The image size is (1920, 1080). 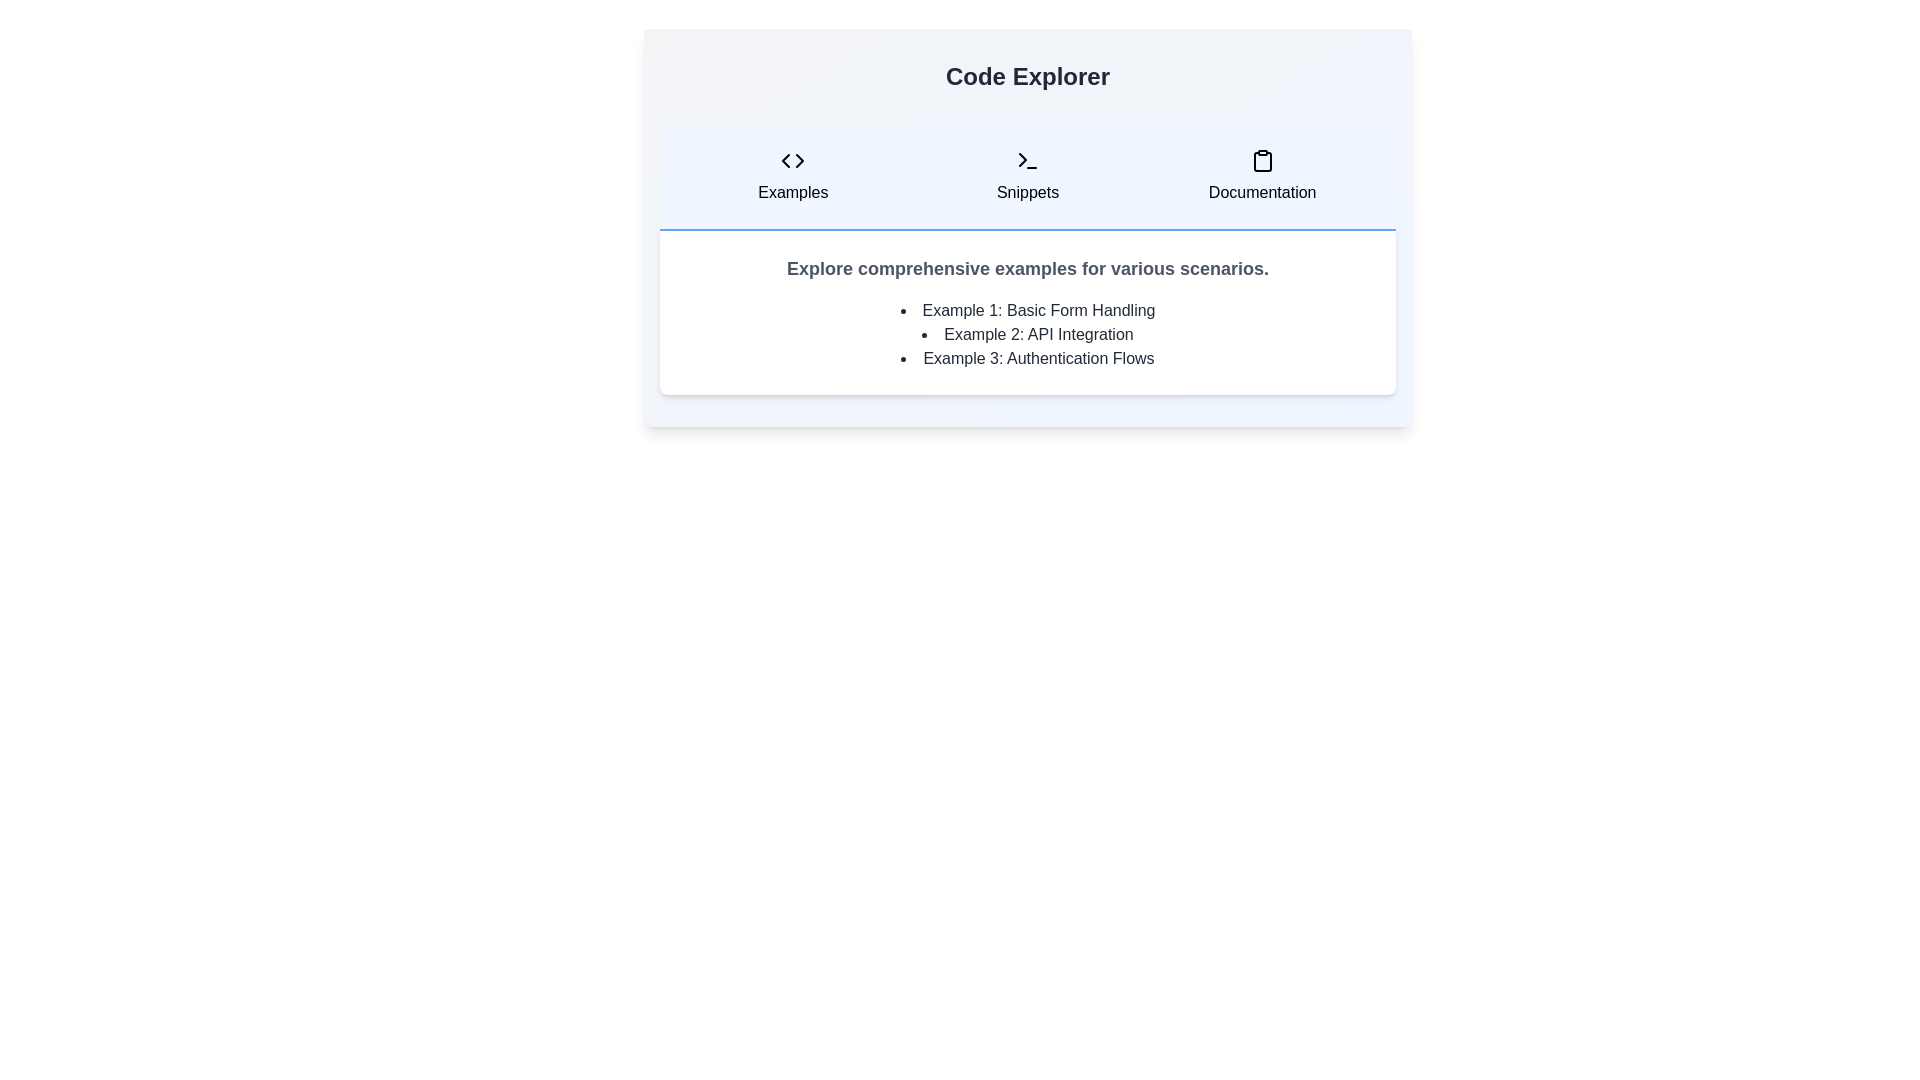 I want to click on the Tab Navigation element located below the 'Code Explorer' header, so click(x=1027, y=176).